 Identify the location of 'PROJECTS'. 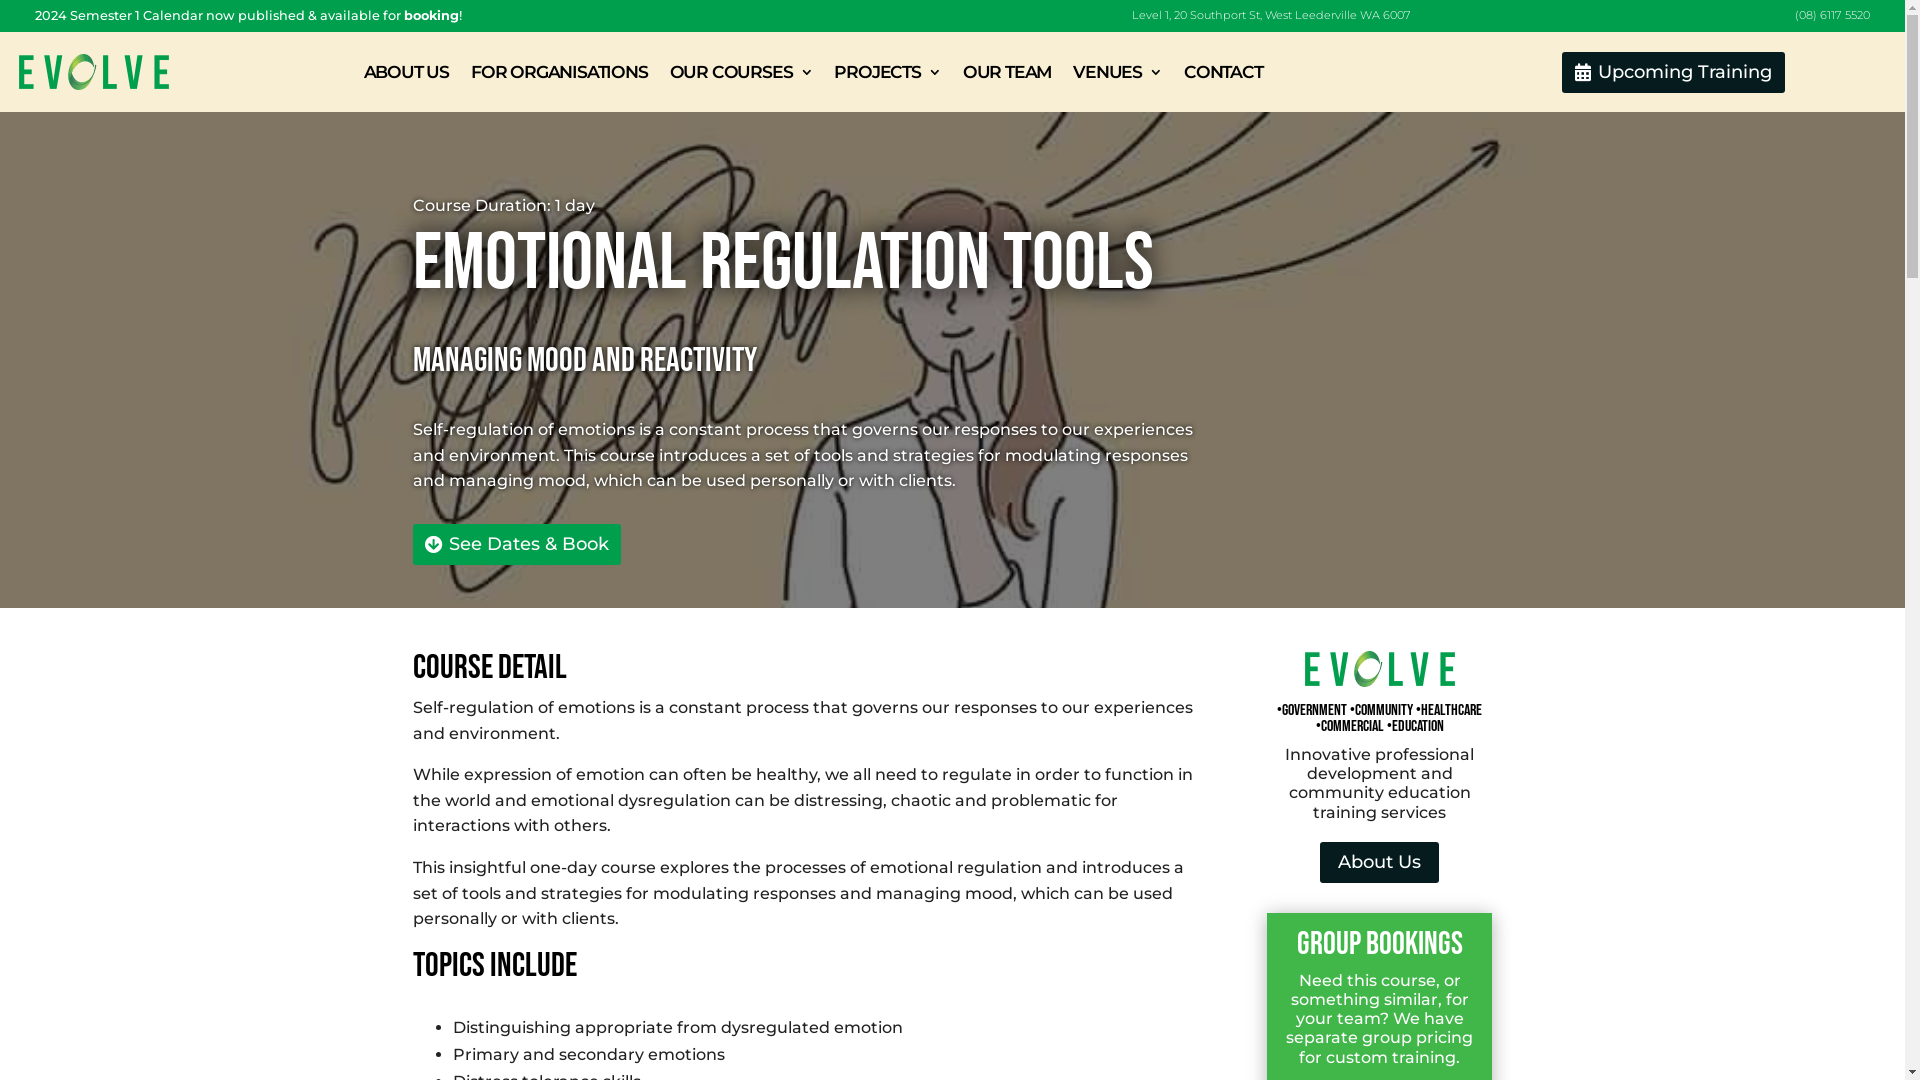
(886, 71).